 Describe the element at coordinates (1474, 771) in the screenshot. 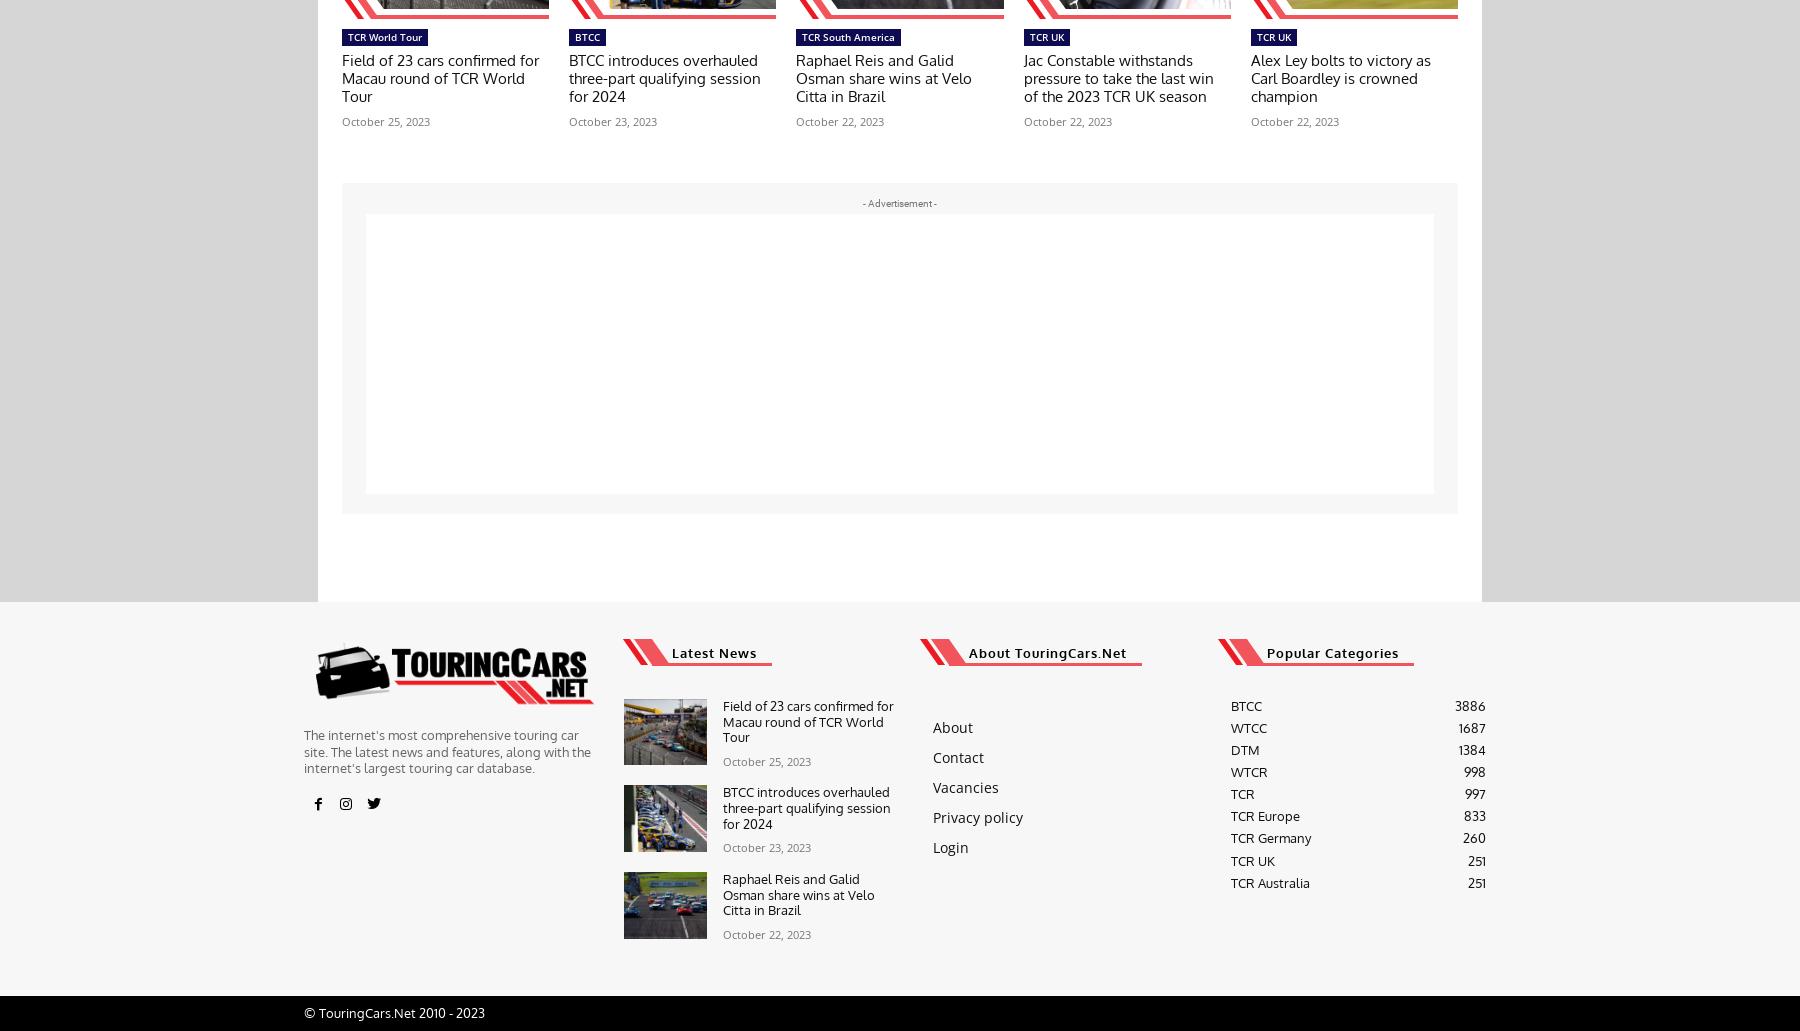

I see `'998'` at that location.